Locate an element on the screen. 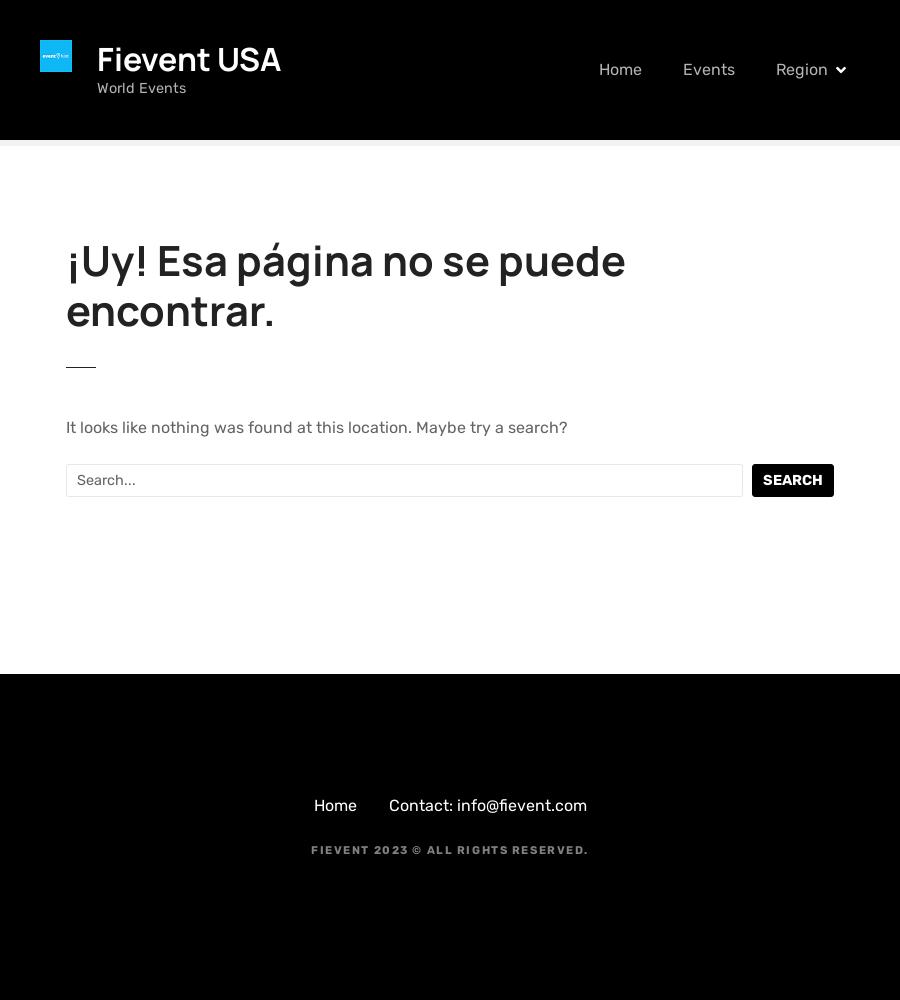 Image resolution: width=900 pixels, height=1000 pixels. 'Events' is located at coordinates (708, 68).